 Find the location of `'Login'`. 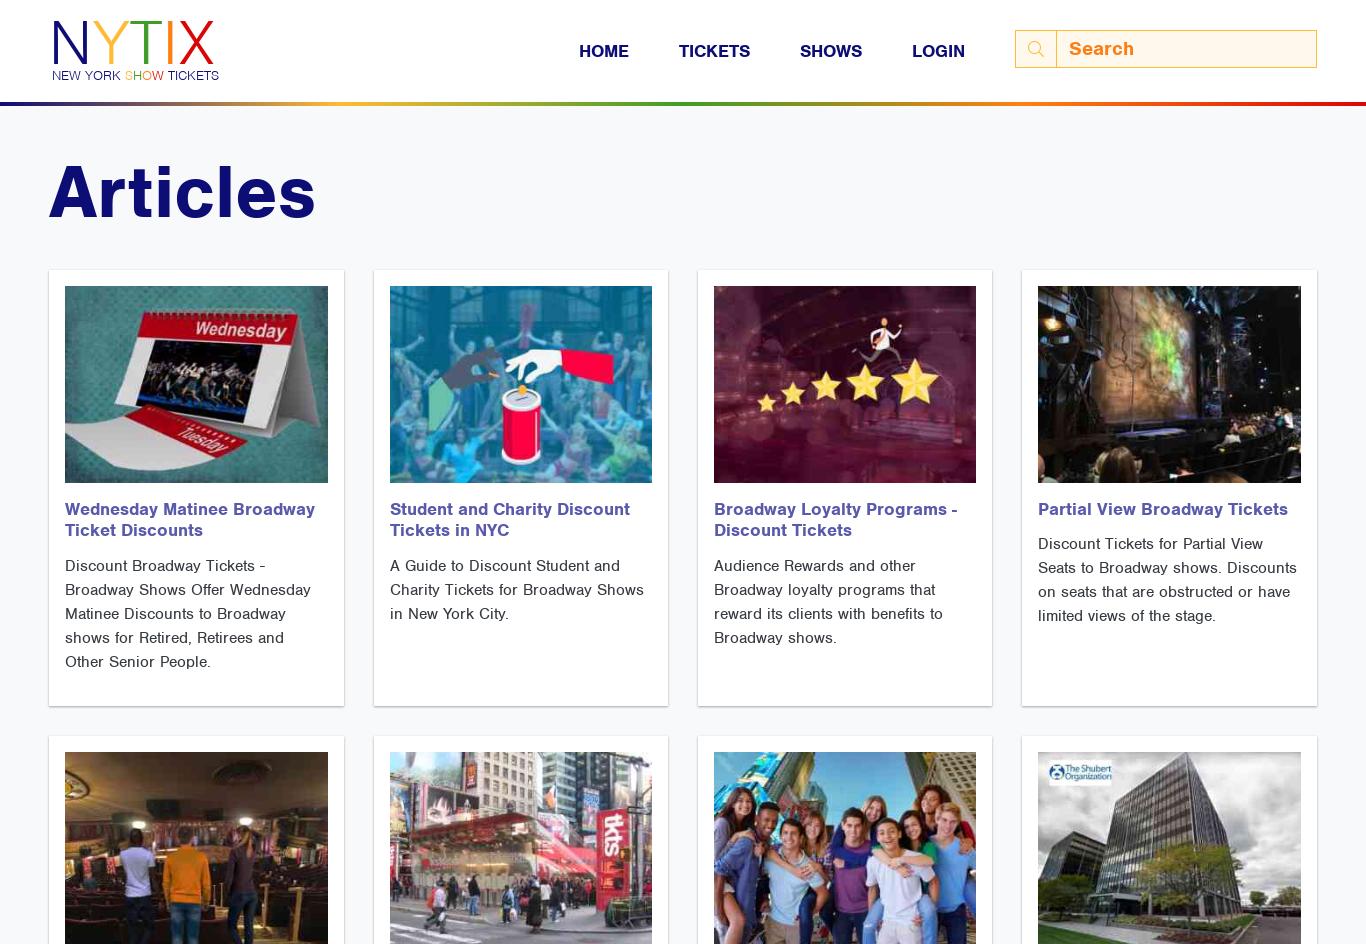

'Login' is located at coordinates (937, 50).